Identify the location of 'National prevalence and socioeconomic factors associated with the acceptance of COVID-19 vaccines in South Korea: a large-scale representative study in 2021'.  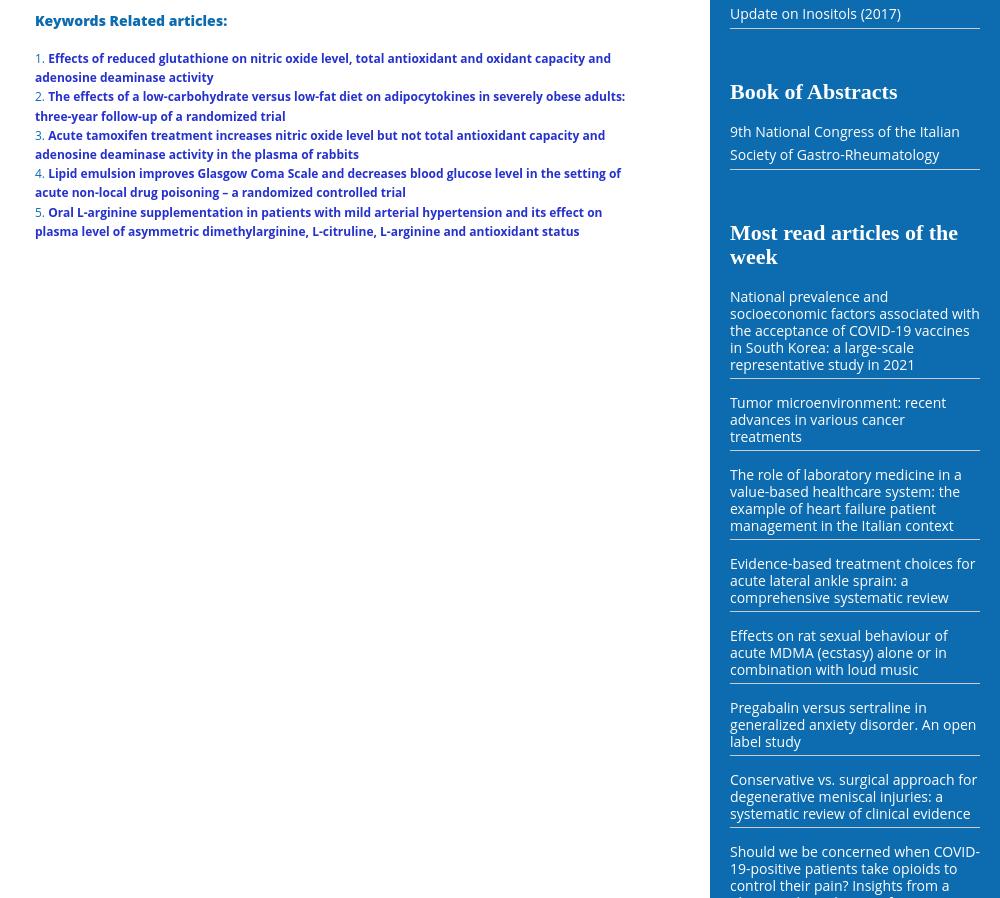
(853, 330).